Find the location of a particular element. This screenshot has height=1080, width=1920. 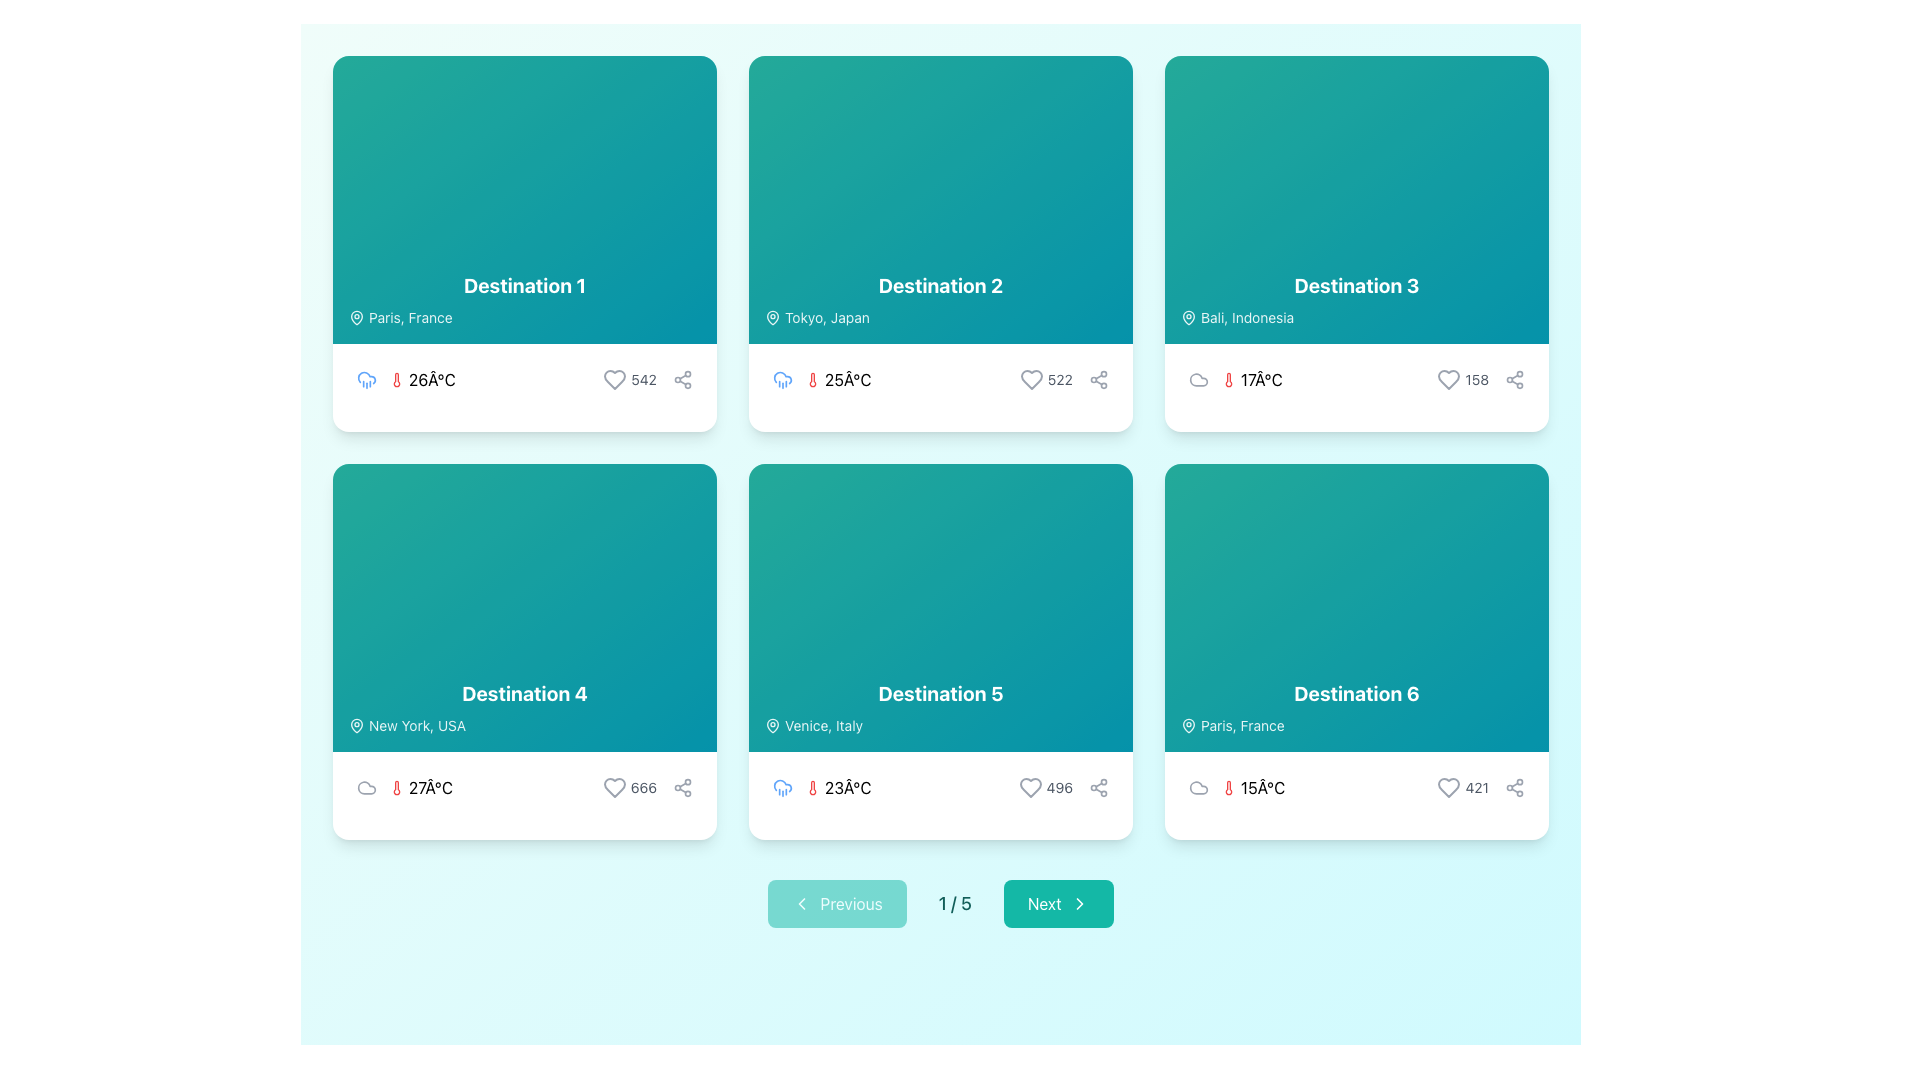

the heart-shaped icon filled with red color located in the lower segment of the card labeled 'Destination 4' is located at coordinates (613, 786).